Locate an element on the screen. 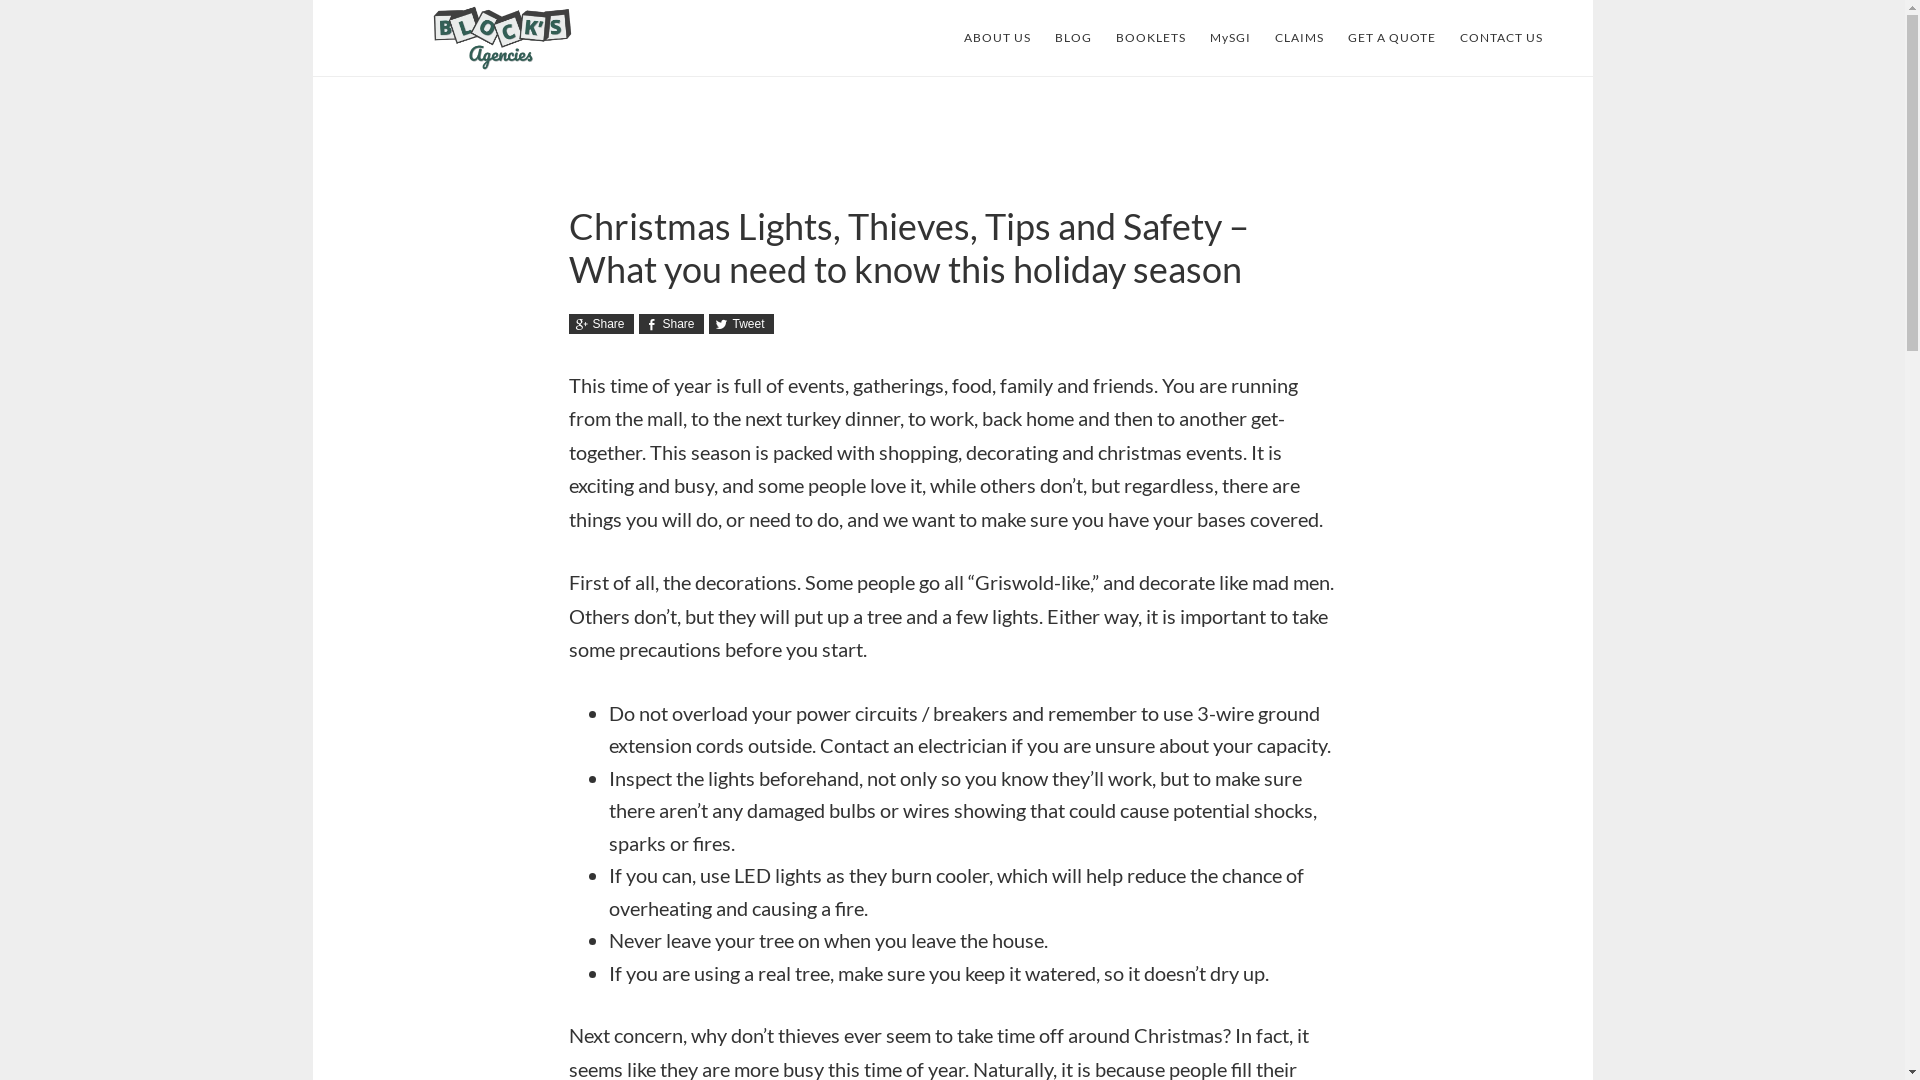 This screenshot has height=1080, width=1920. 'MySGI' is located at coordinates (1229, 38).